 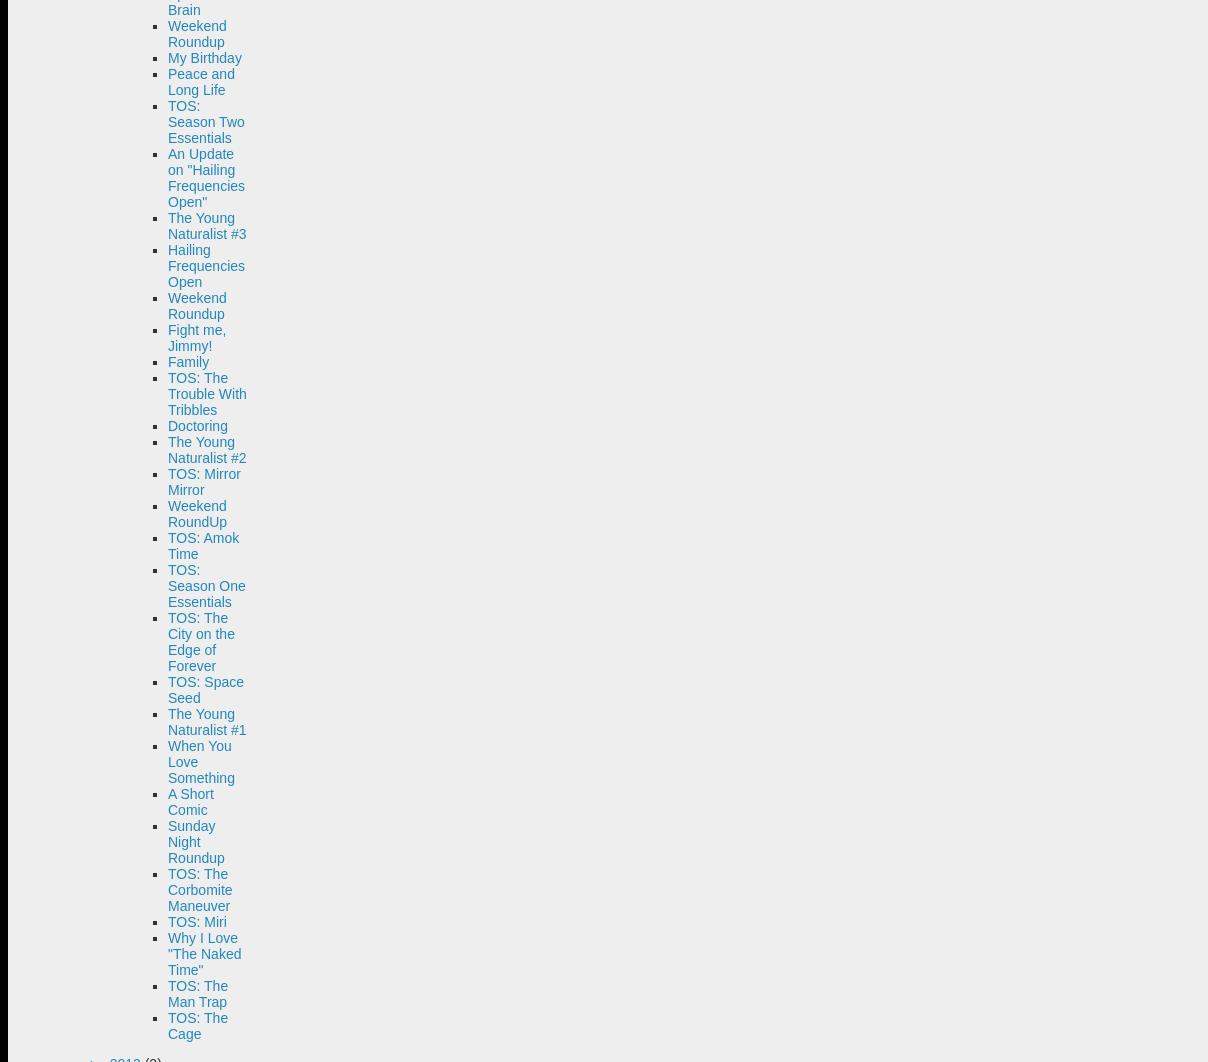 What do you see at coordinates (204, 952) in the screenshot?
I see `'Why I Love "The Naked Time"'` at bounding box center [204, 952].